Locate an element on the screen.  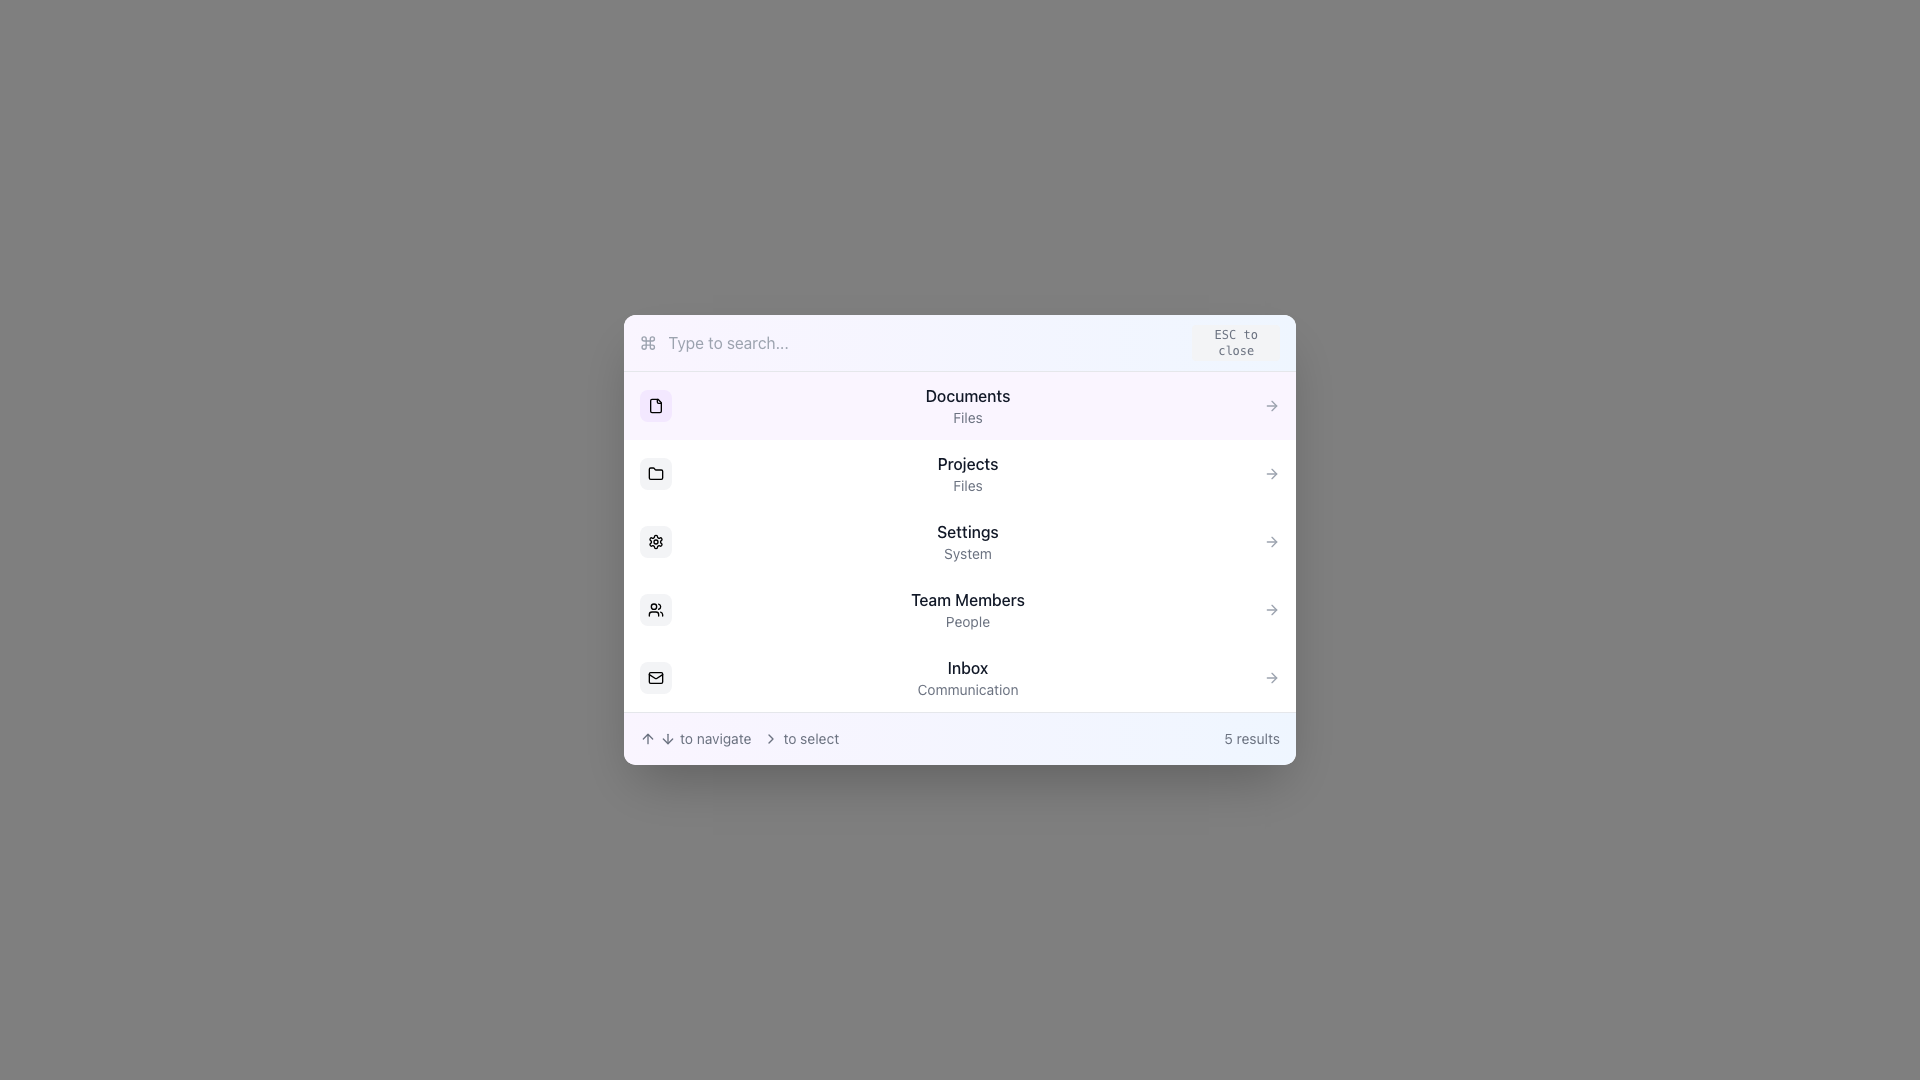
the settings button located centrally in the list, which is the third item in a menu of five options is located at coordinates (960, 542).